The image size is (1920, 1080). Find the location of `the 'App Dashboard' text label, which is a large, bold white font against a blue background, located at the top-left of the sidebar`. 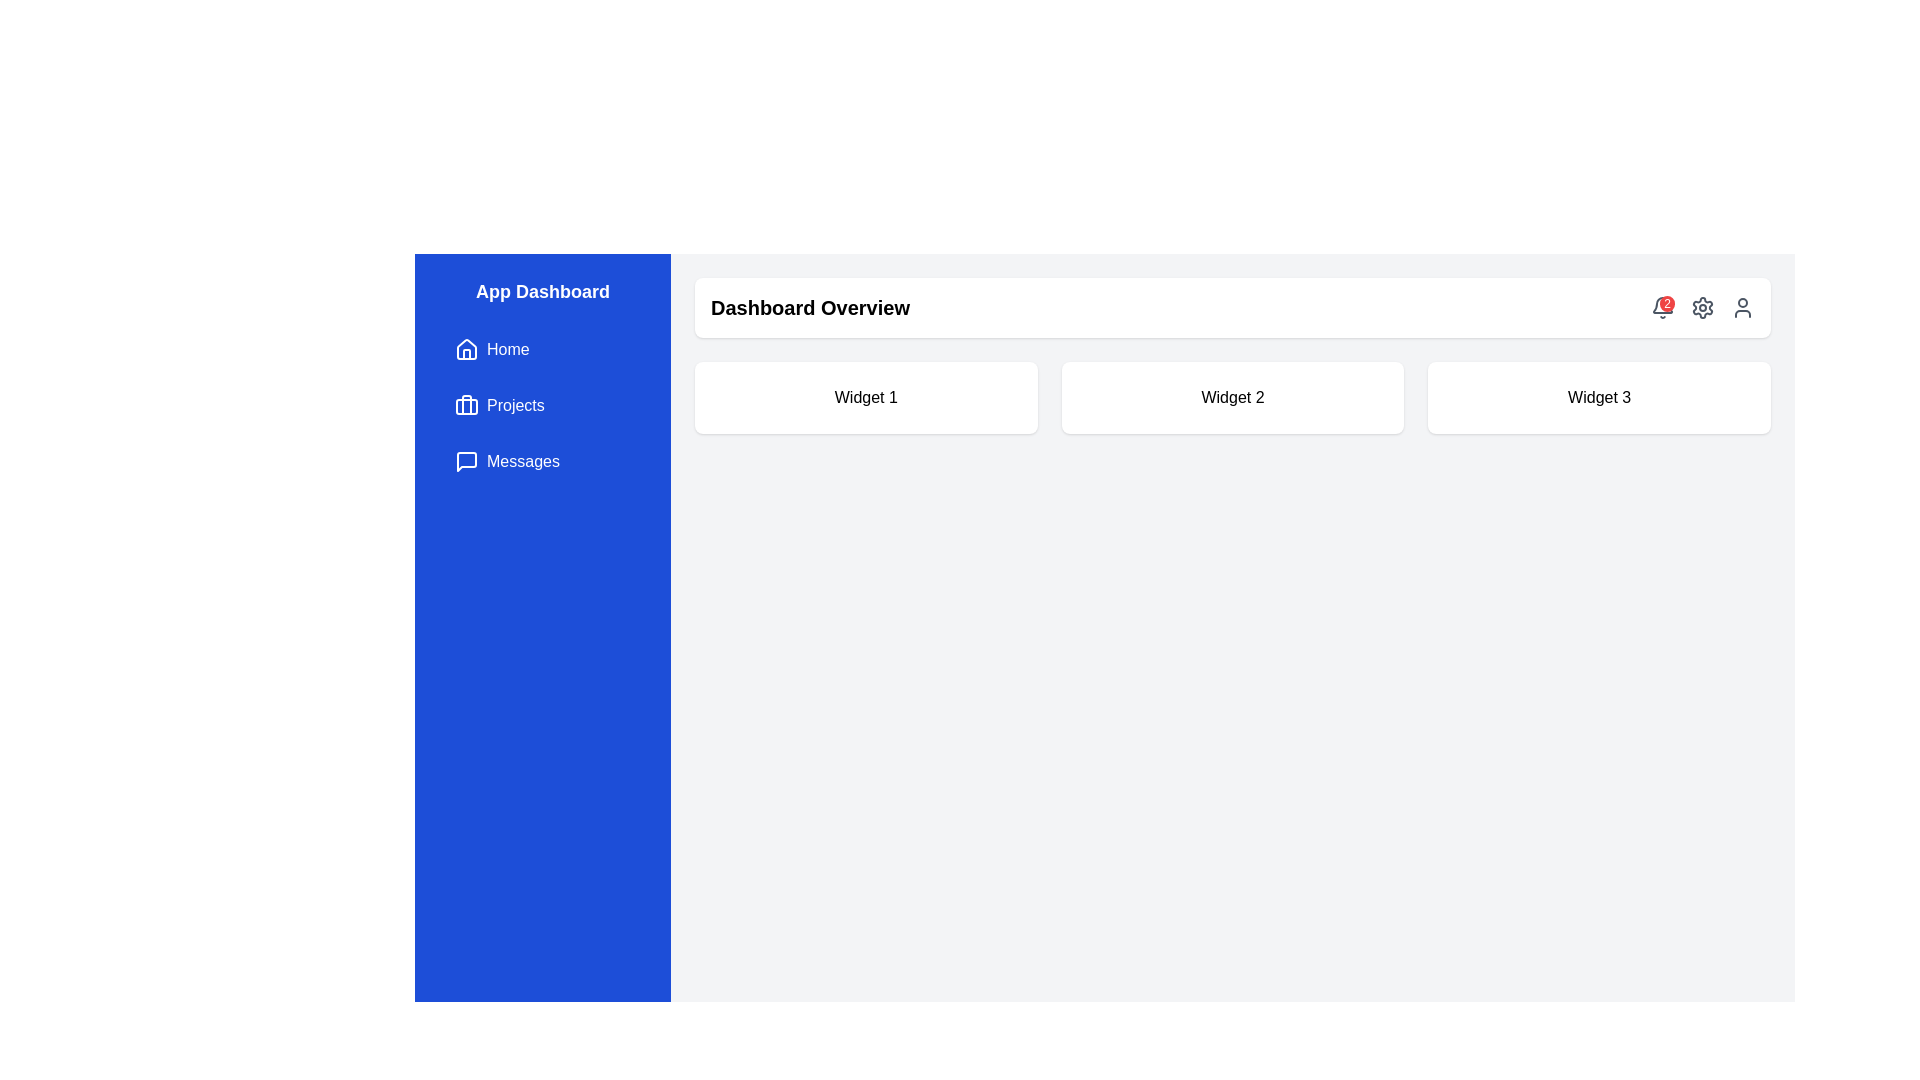

the 'App Dashboard' text label, which is a large, bold white font against a blue background, located at the top-left of the sidebar is located at coordinates (542, 292).